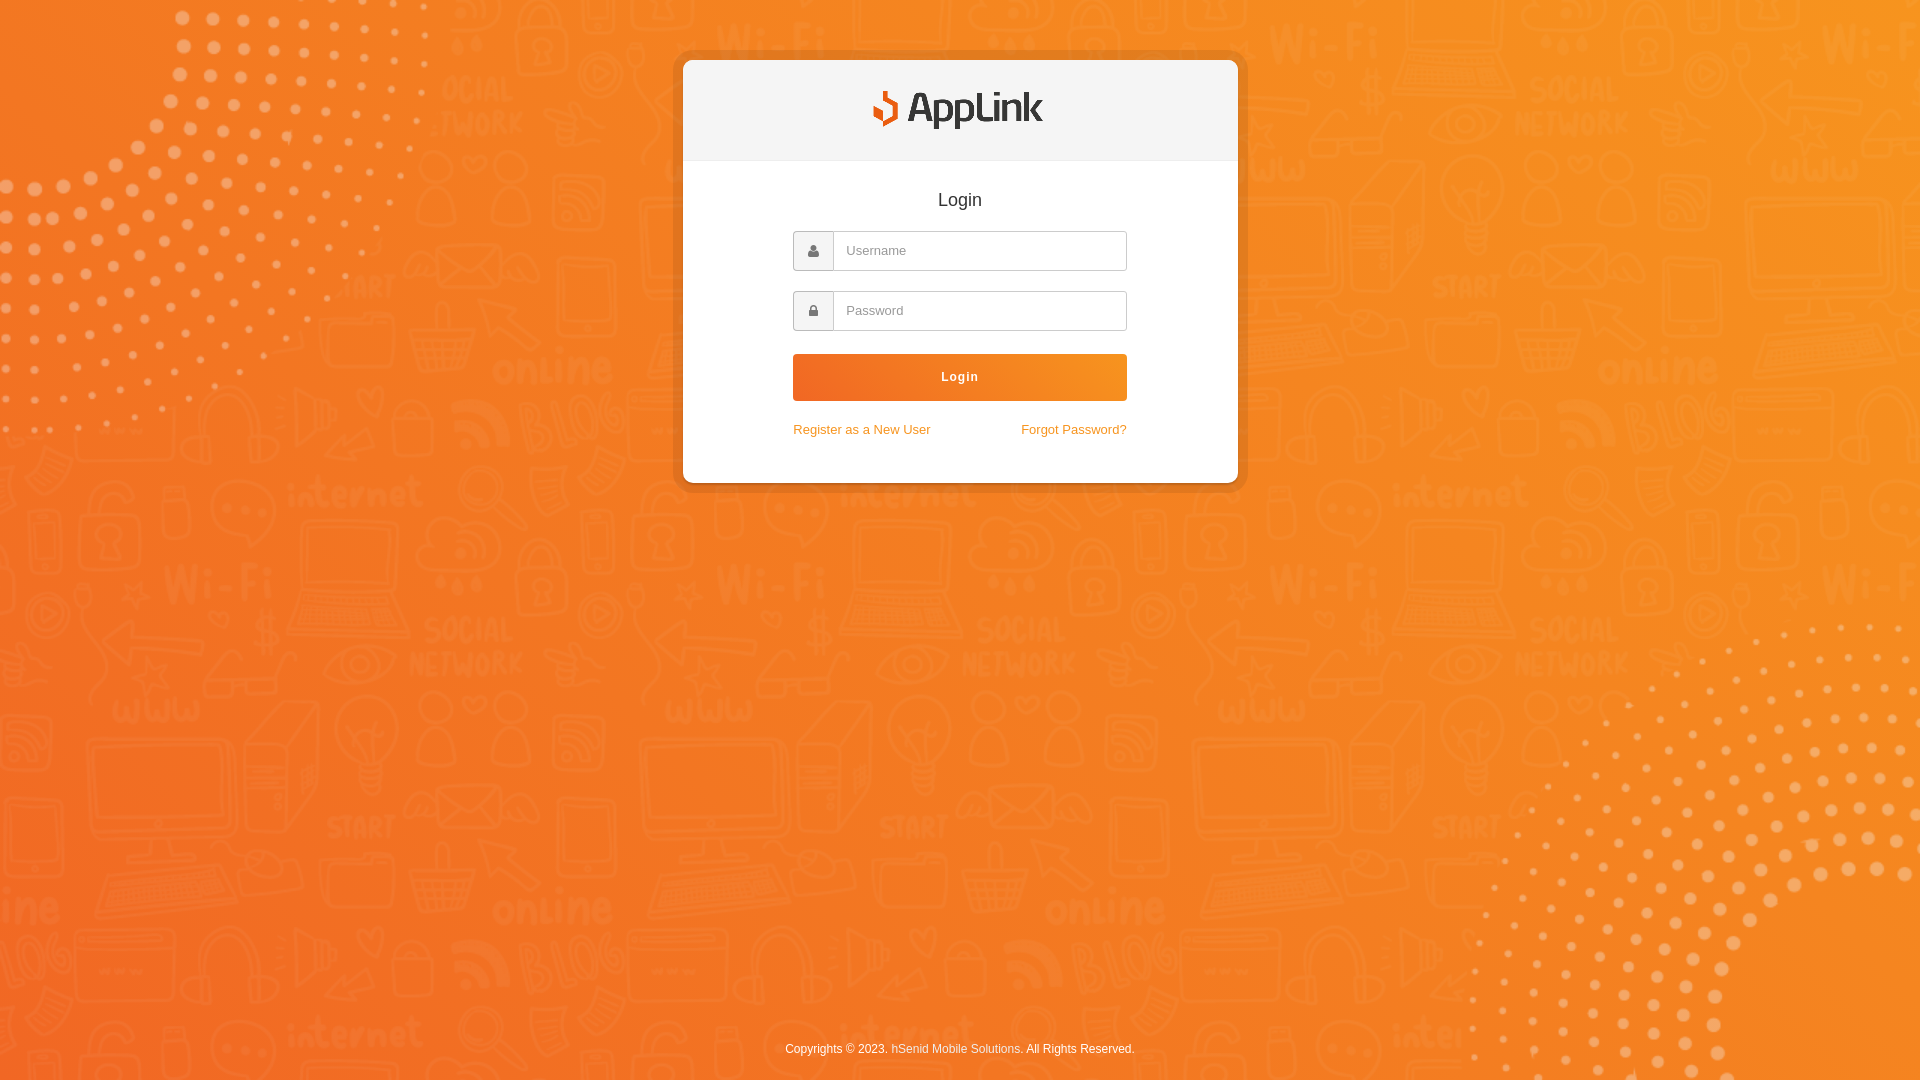 The image size is (1920, 1080). Describe the element at coordinates (861, 428) in the screenshot. I see `'Register as a New User'` at that location.